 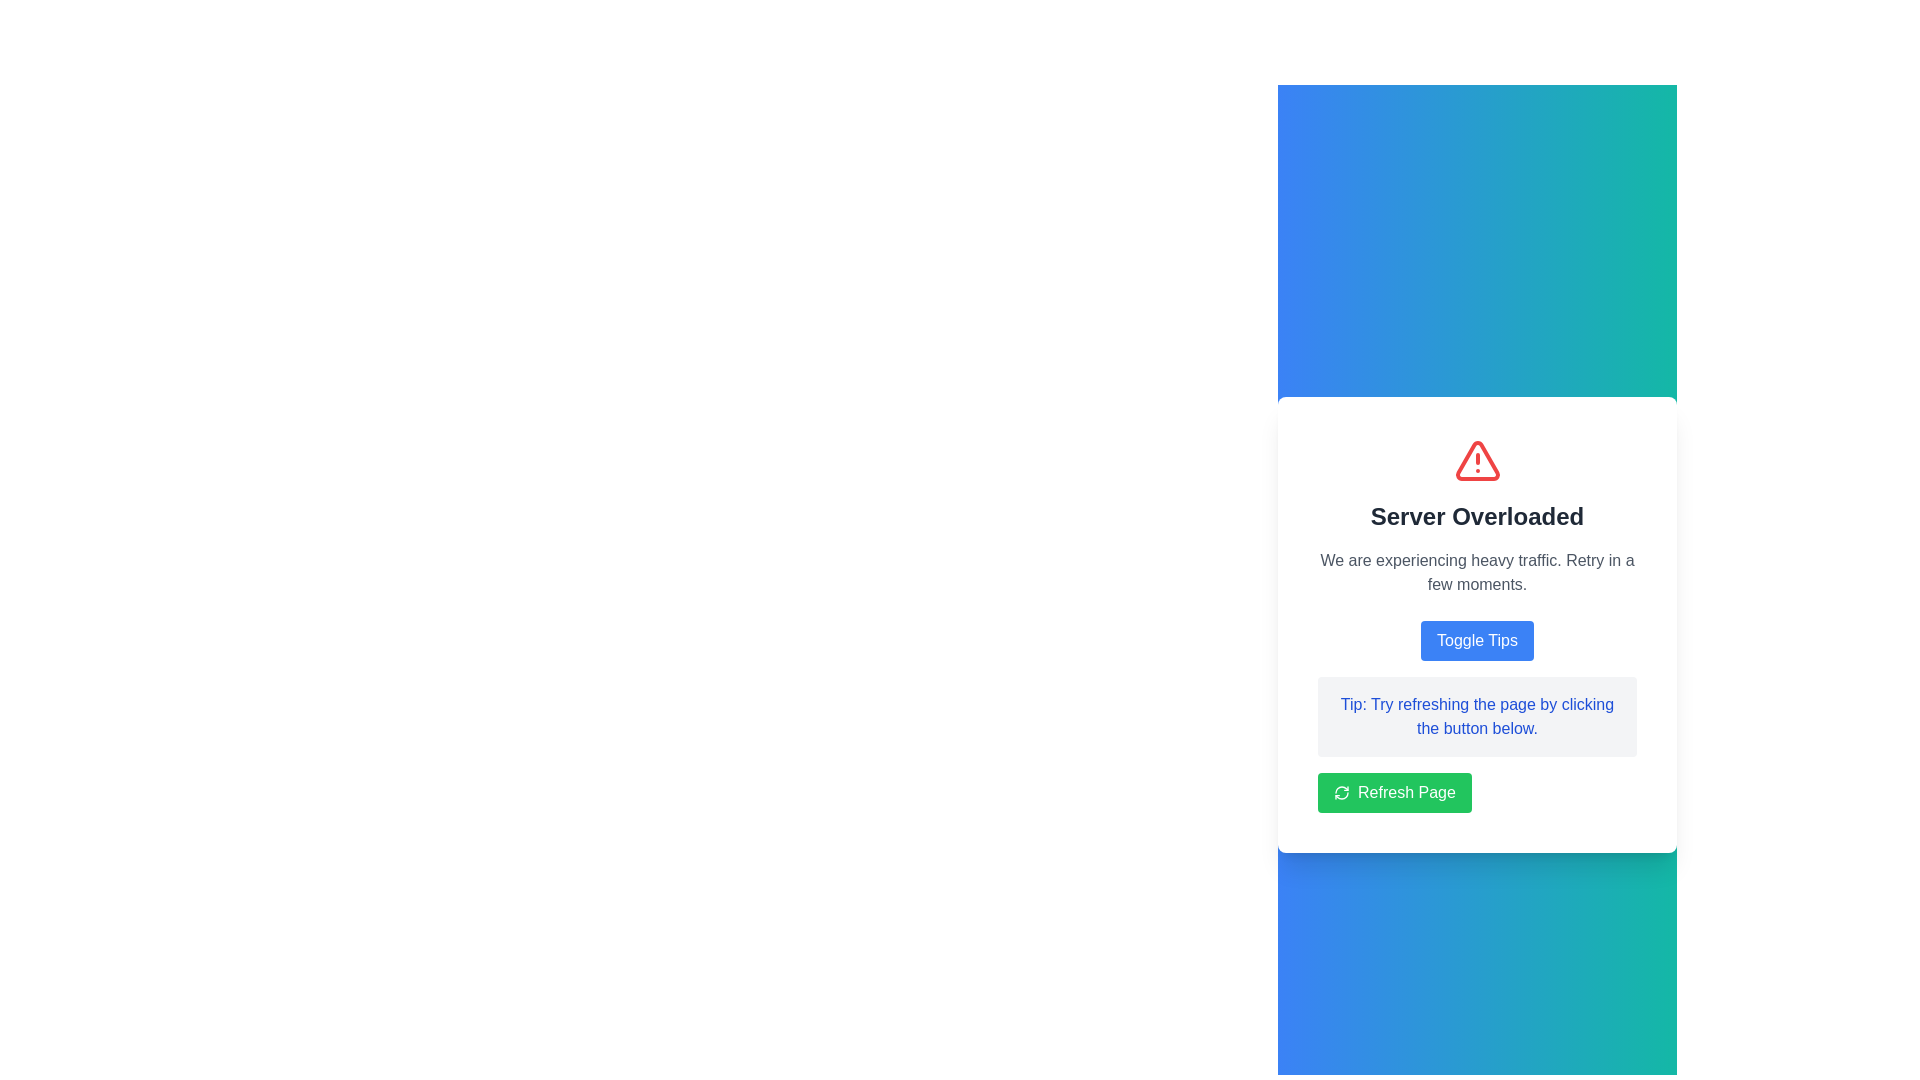 What do you see at coordinates (1477, 716) in the screenshot?
I see `the text label that displays the message 'Tip: Try refreshing the page by clicking the button below.' which is styled in blue font against a slightly grayed background` at bounding box center [1477, 716].